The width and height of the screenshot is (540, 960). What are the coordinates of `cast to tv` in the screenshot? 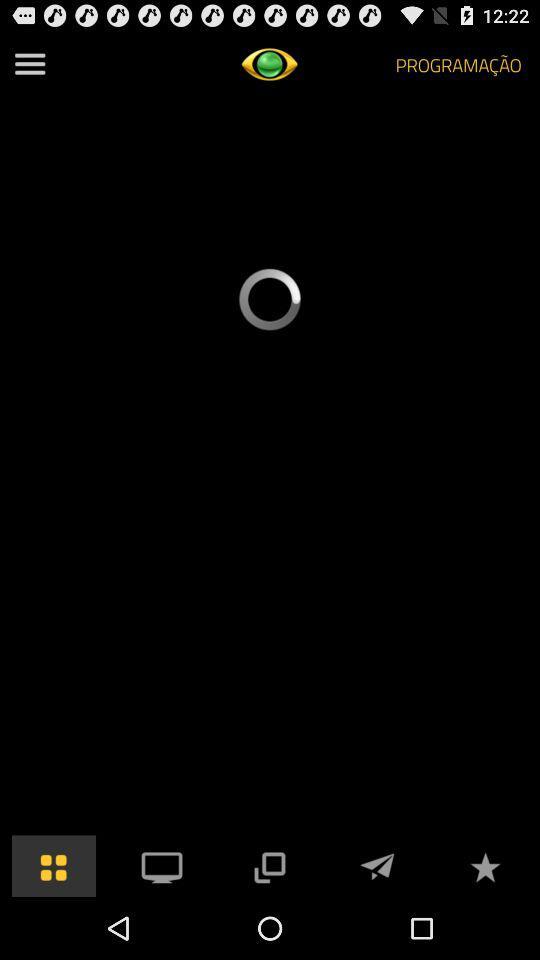 It's located at (161, 864).